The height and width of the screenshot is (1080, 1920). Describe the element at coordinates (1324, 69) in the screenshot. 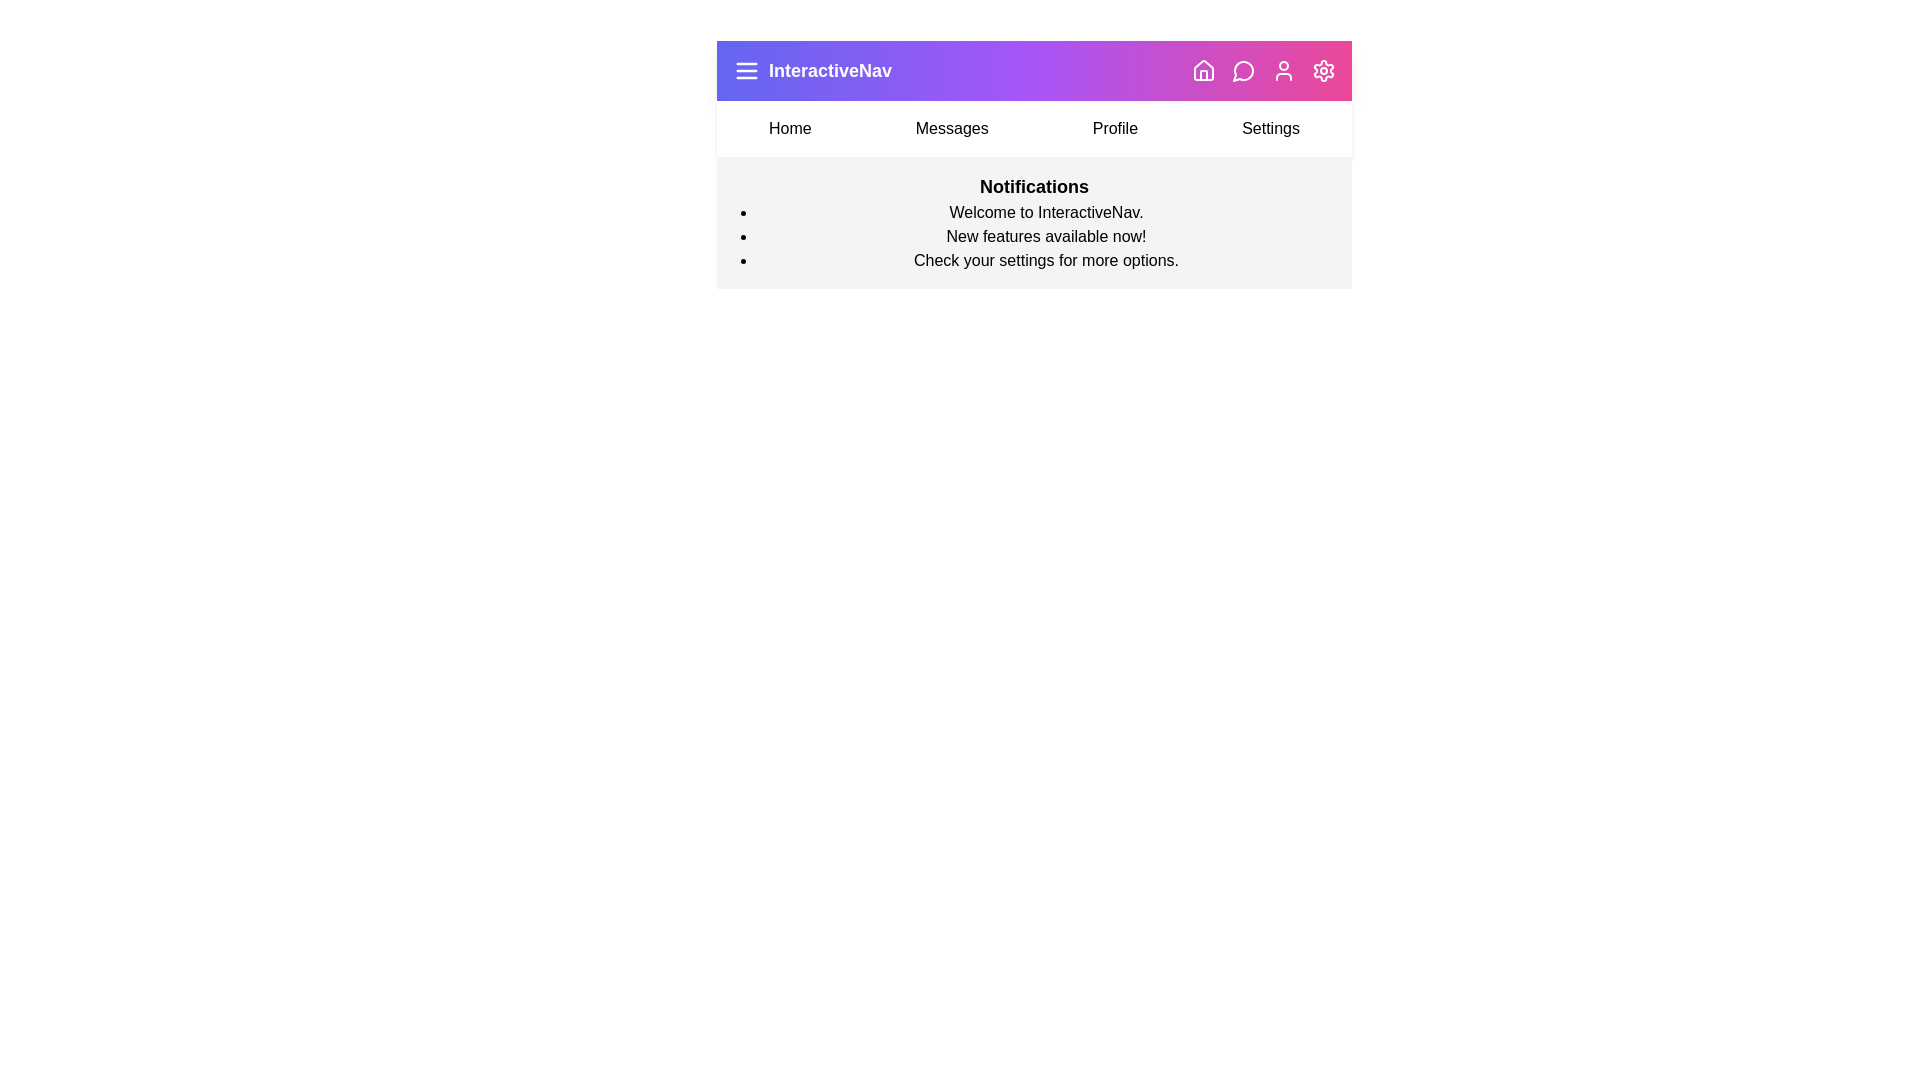

I see `the Settings icon to navigate to the corresponding section` at that location.